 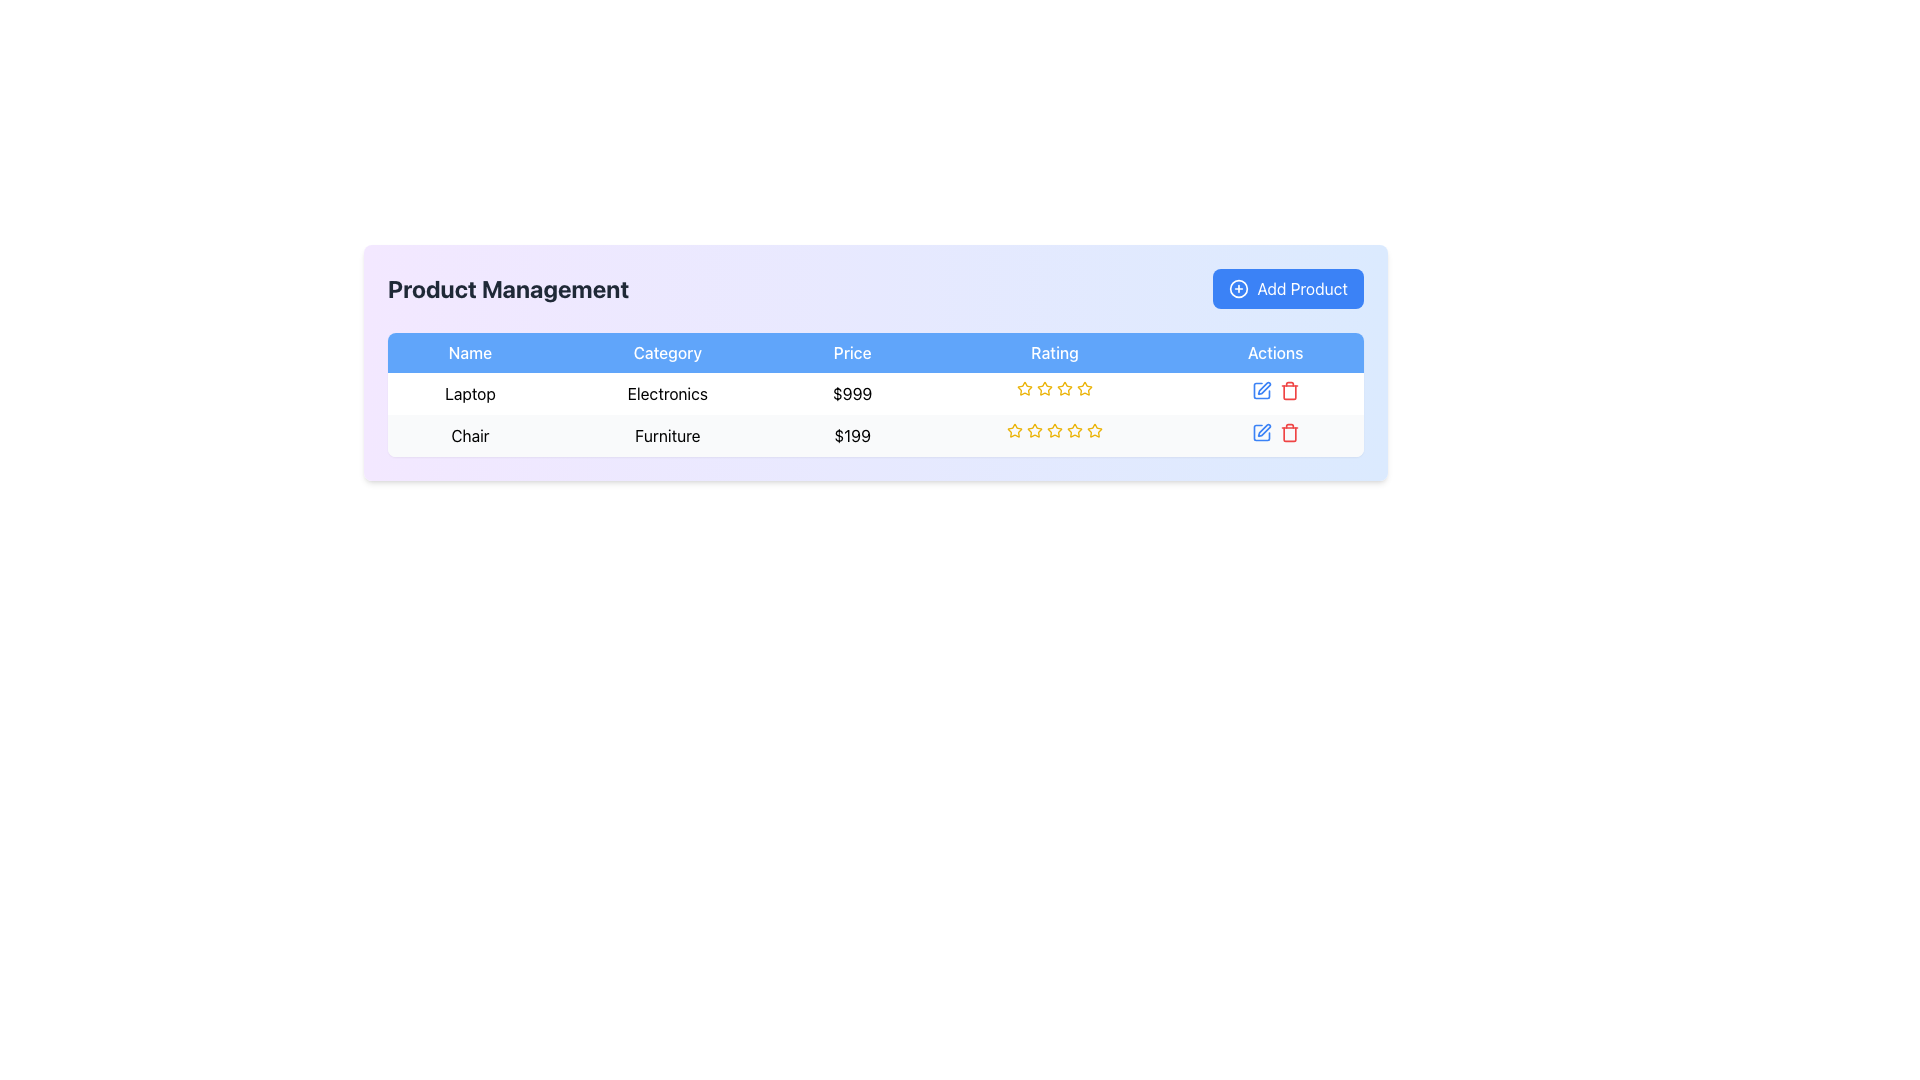 I want to click on the second star in the 5-star rating system located in the 'Rating' column of the second row in the product table, so click(x=1035, y=429).